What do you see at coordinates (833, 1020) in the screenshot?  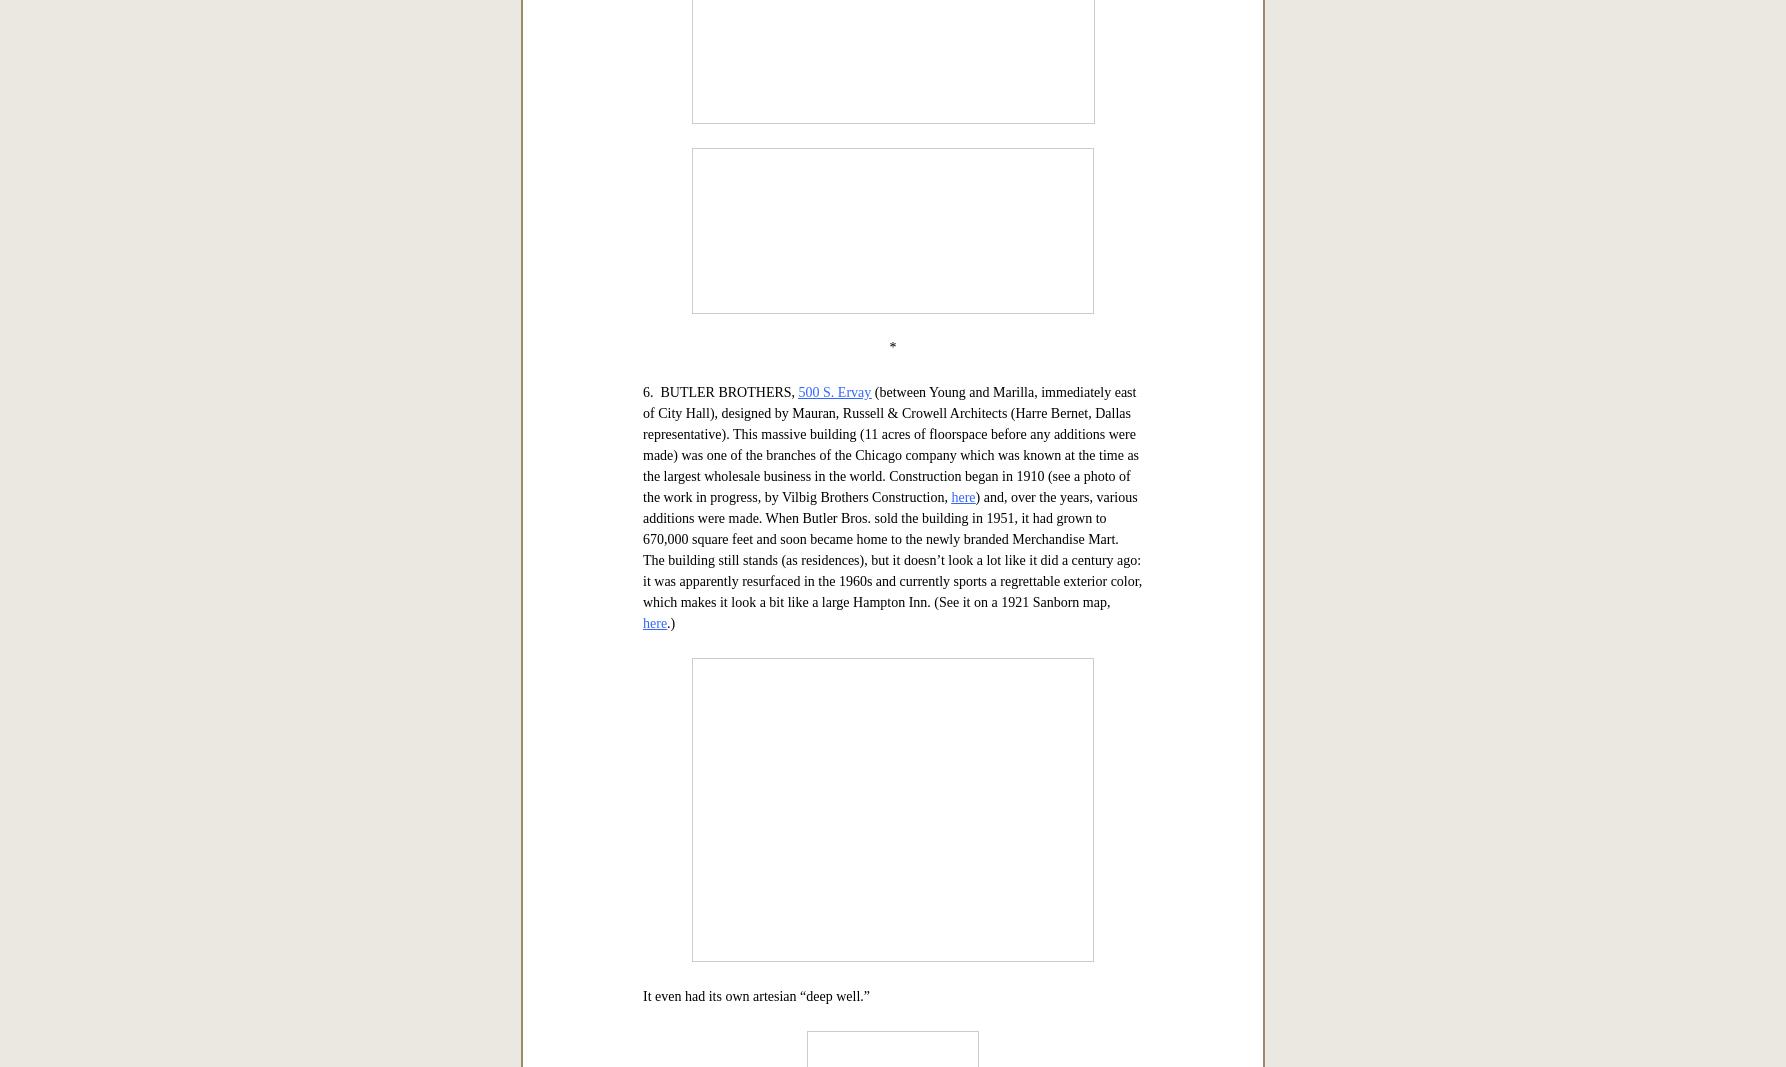 I see `'500 S. Ervay'` at bounding box center [833, 1020].